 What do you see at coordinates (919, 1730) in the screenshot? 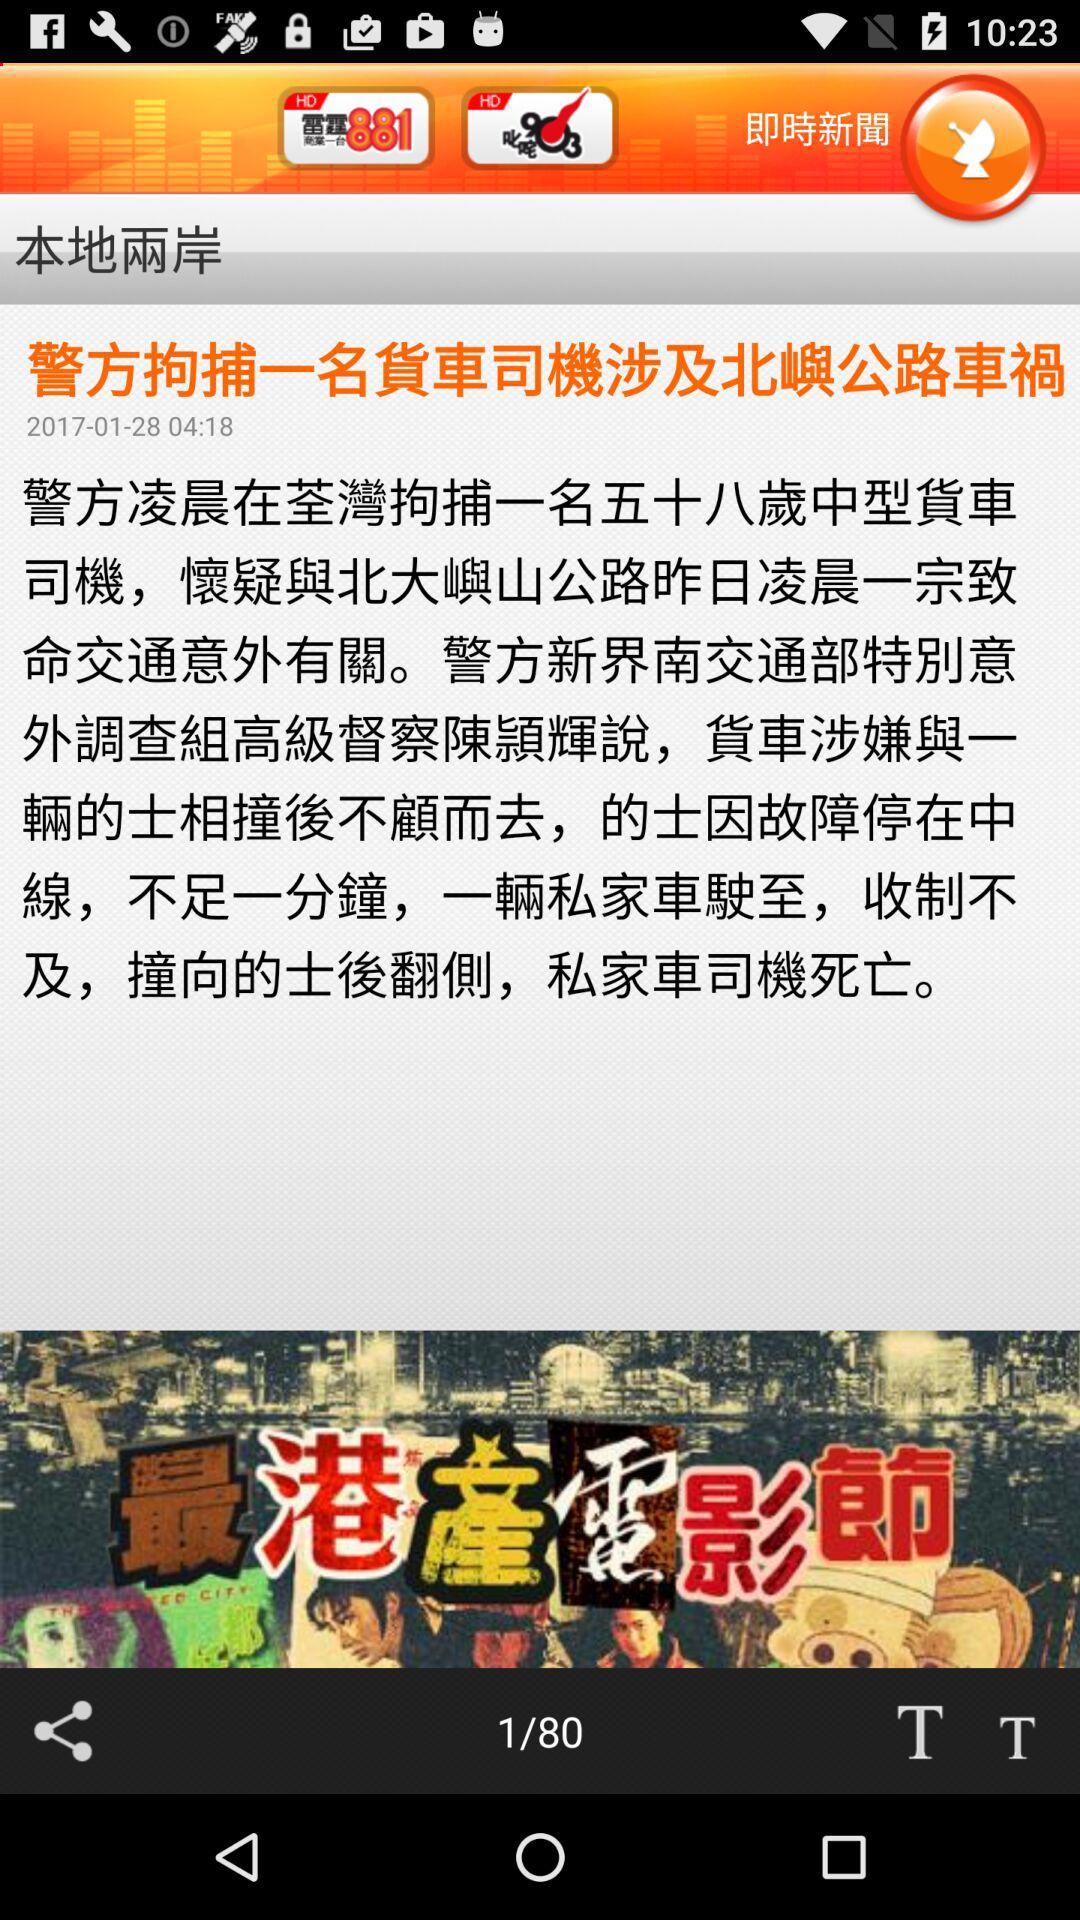
I see `text case` at bounding box center [919, 1730].